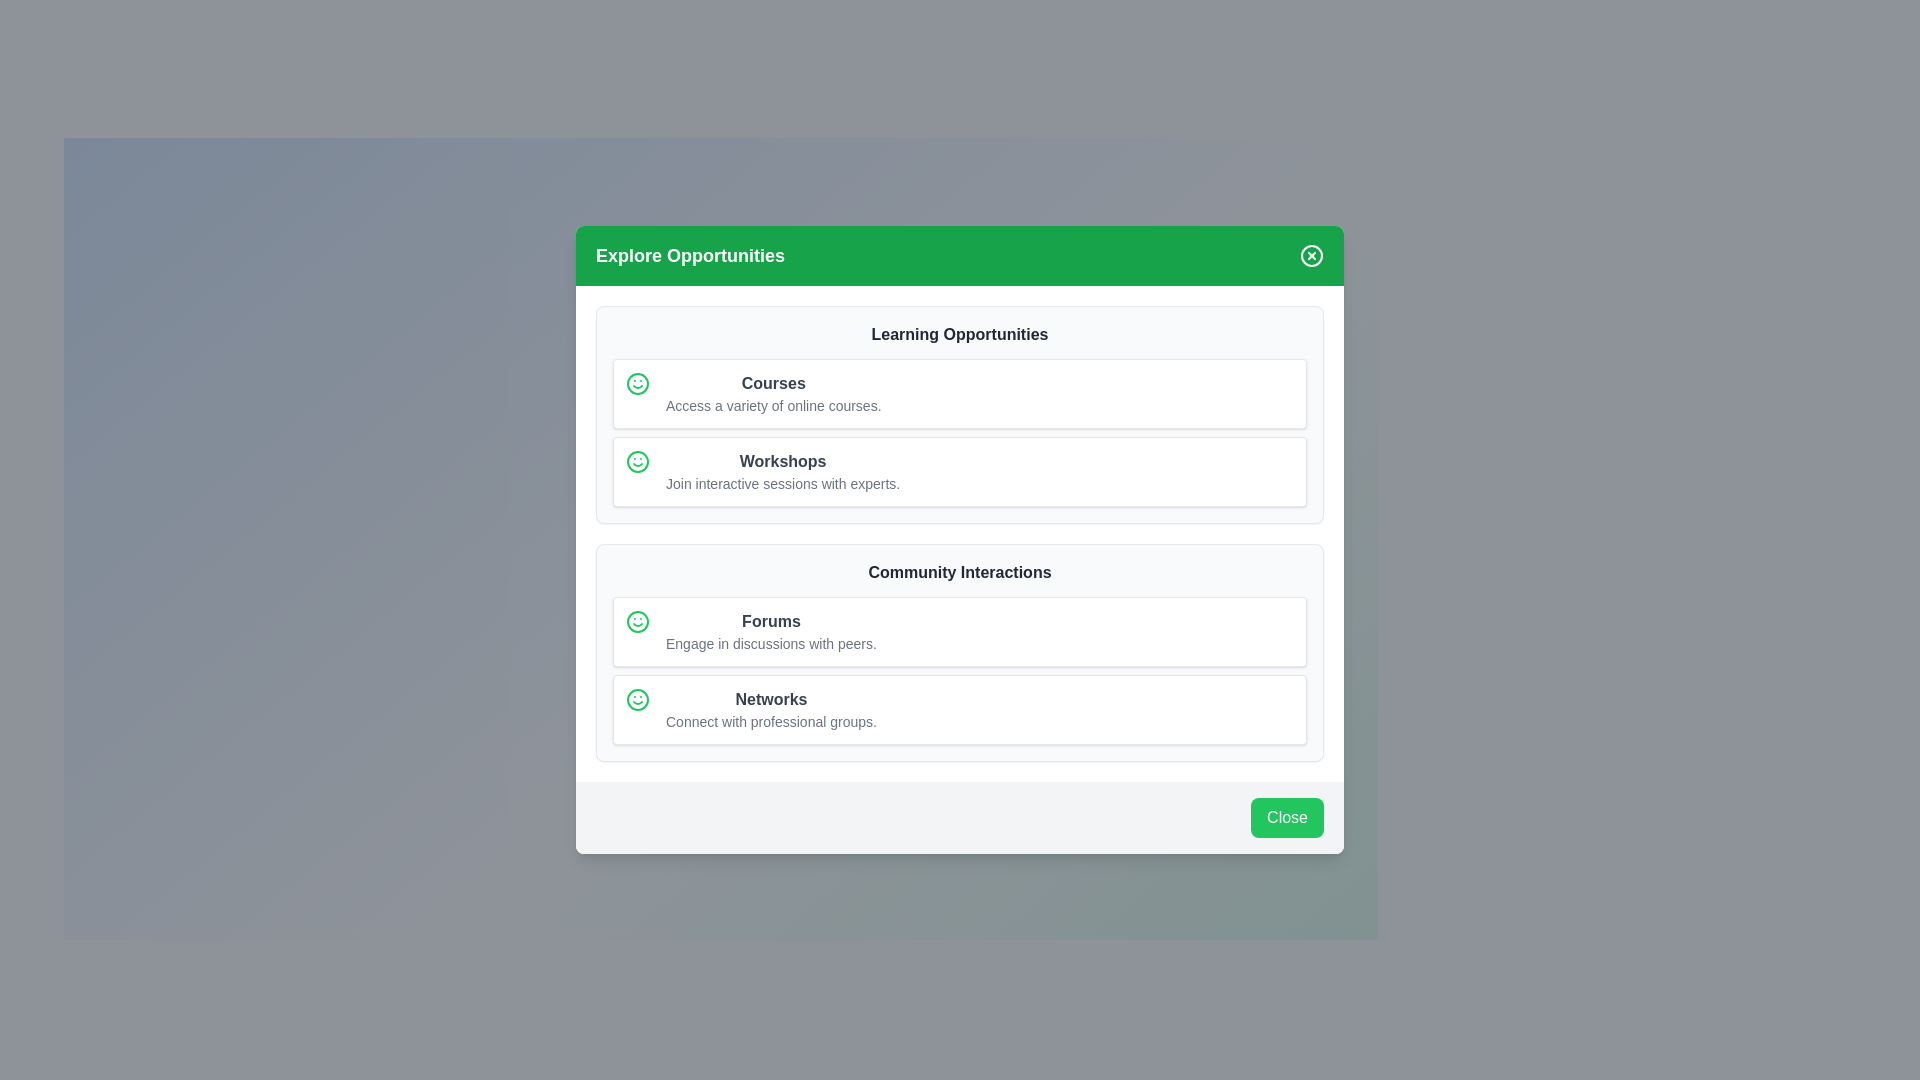 The height and width of the screenshot is (1080, 1920). What do you see at coordinates (770, 721) in the screenshot?
I see `the supplementary description text for the 'Networks' section located below the 'Networks' header in the 'Community Interactions' group` at bounding box center [770, 721].